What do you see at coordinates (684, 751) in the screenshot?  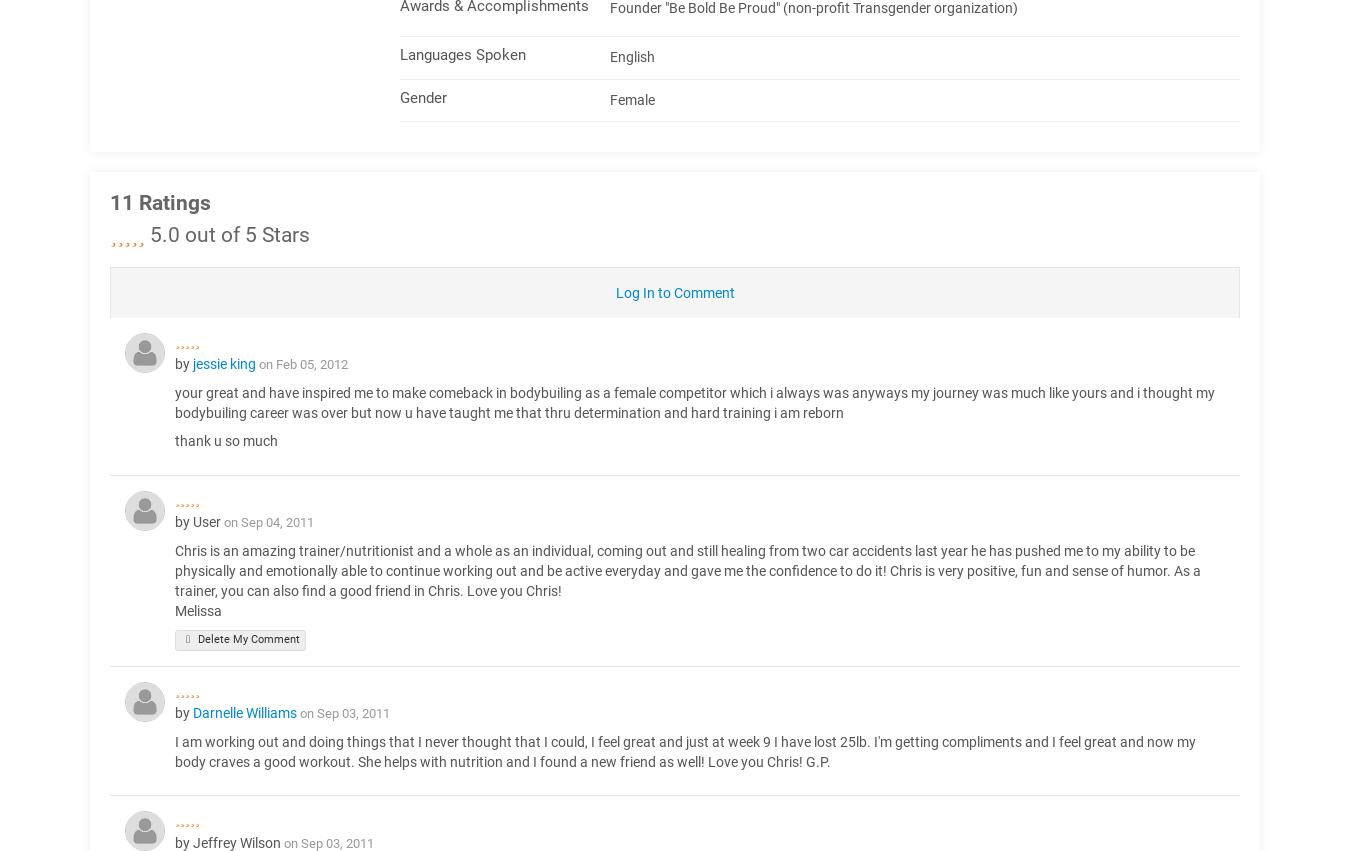 I see `'I am working out and doing things that I never thought that I could, I feel great and just at week 9 I have lost 25lb. I'm getting compliments and I feel great and now my body craves a good workout. She helps with nutrition and I found a new friend as well! Love you Chris! G.P.'` at bounding box center [684, 751].